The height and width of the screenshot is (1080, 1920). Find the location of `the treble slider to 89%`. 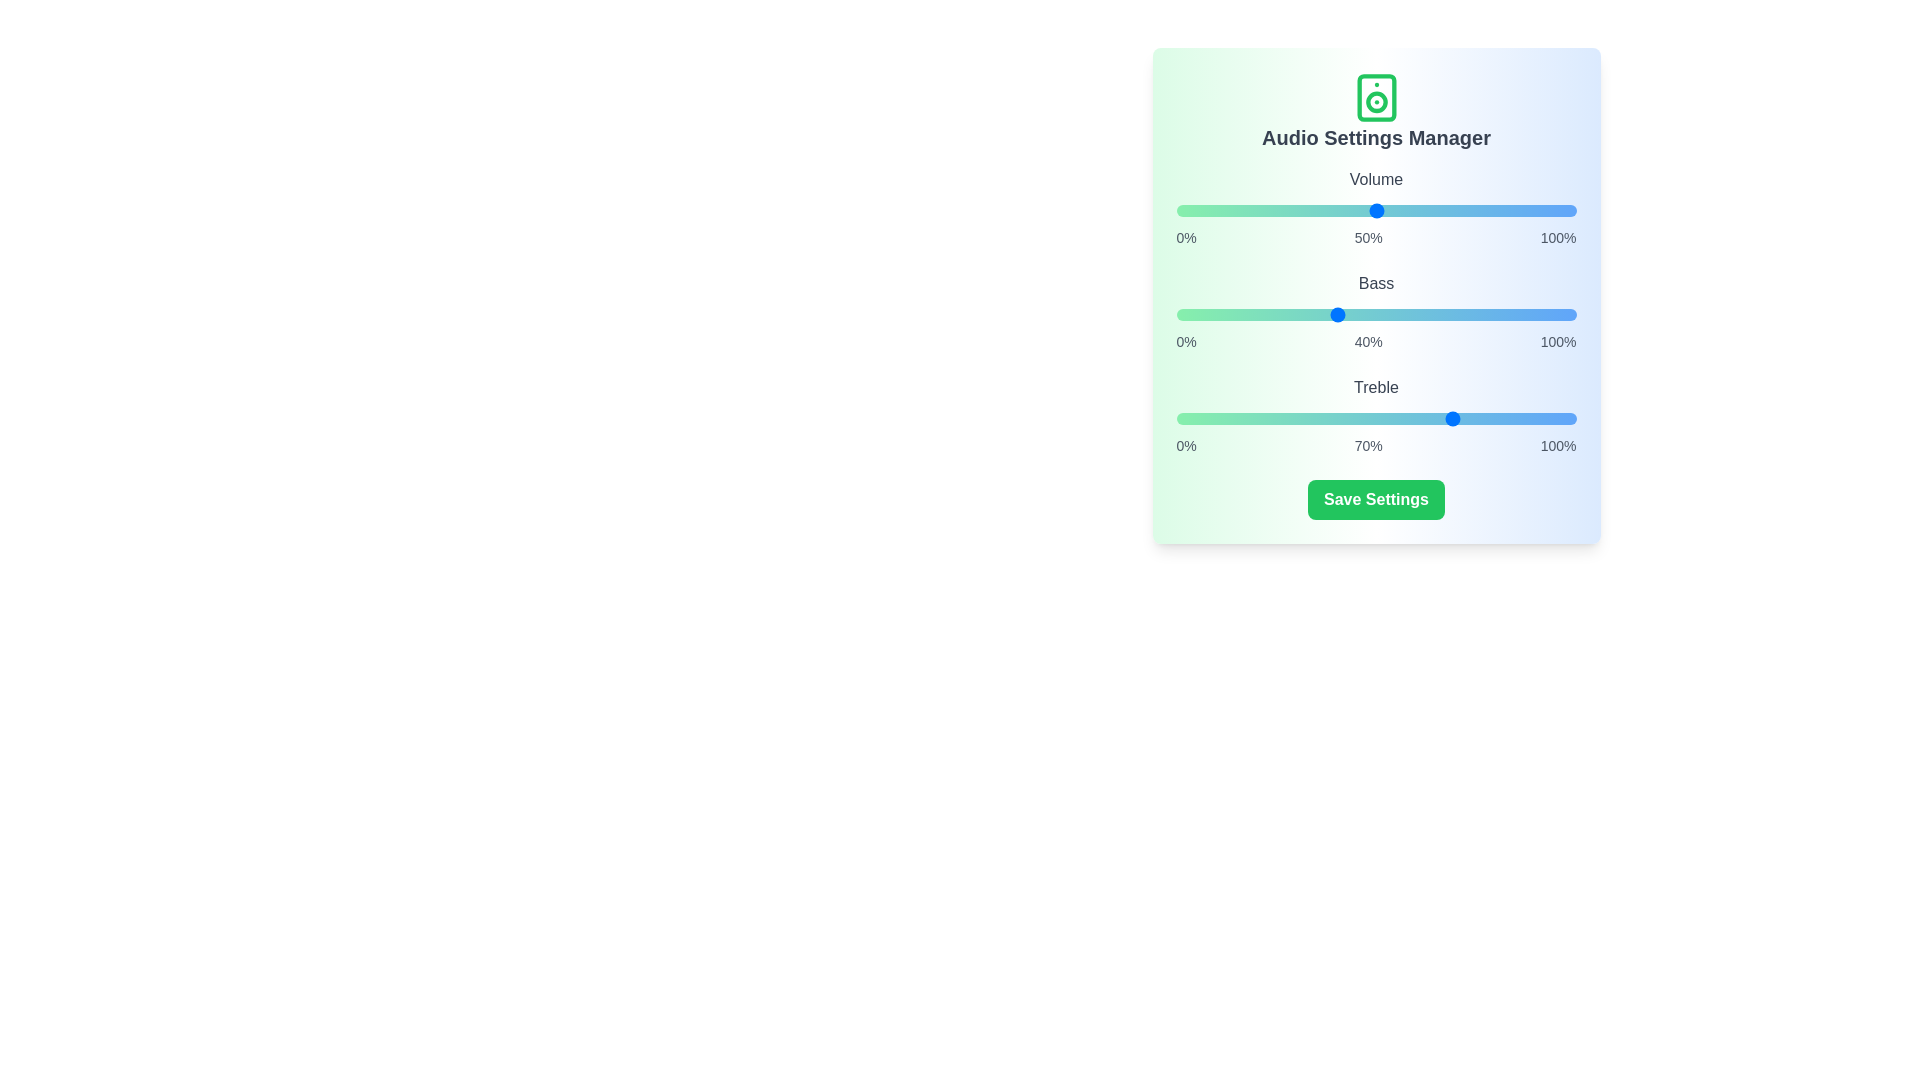

the treble slider to 89% is located at coordinates (1531, 418).